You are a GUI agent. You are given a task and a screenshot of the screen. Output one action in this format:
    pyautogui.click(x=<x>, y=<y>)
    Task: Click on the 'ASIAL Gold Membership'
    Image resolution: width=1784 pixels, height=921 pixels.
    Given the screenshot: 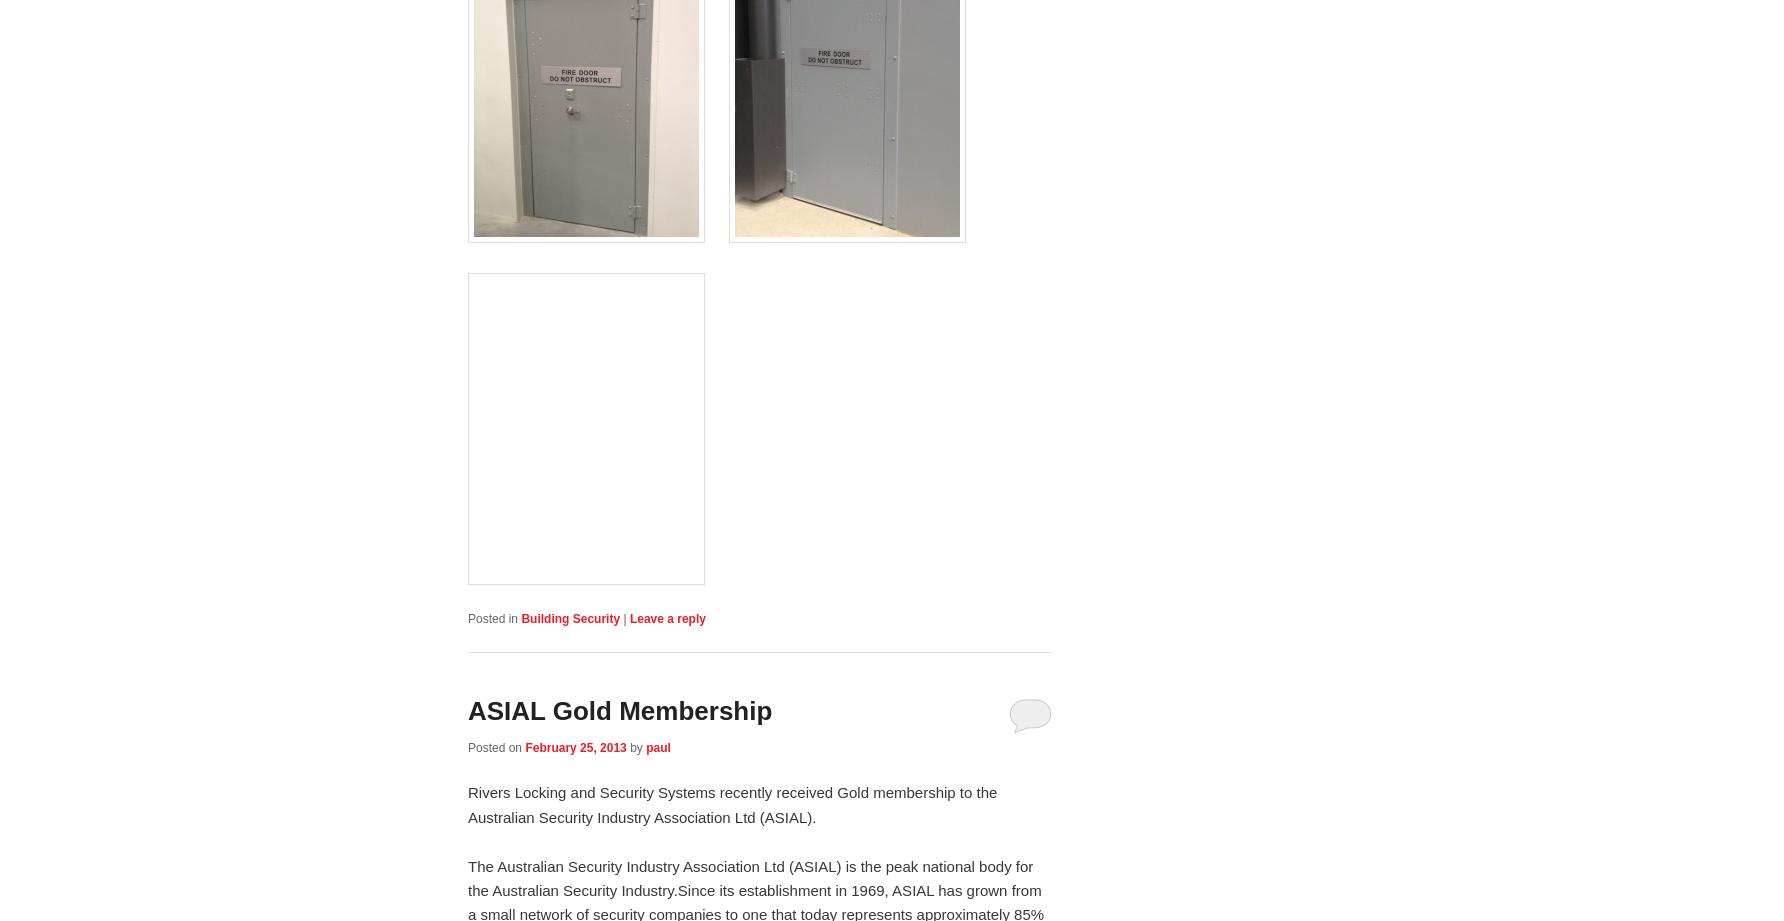 What is the action you would take?
    pyautogui.click(x=467, y=711)
    